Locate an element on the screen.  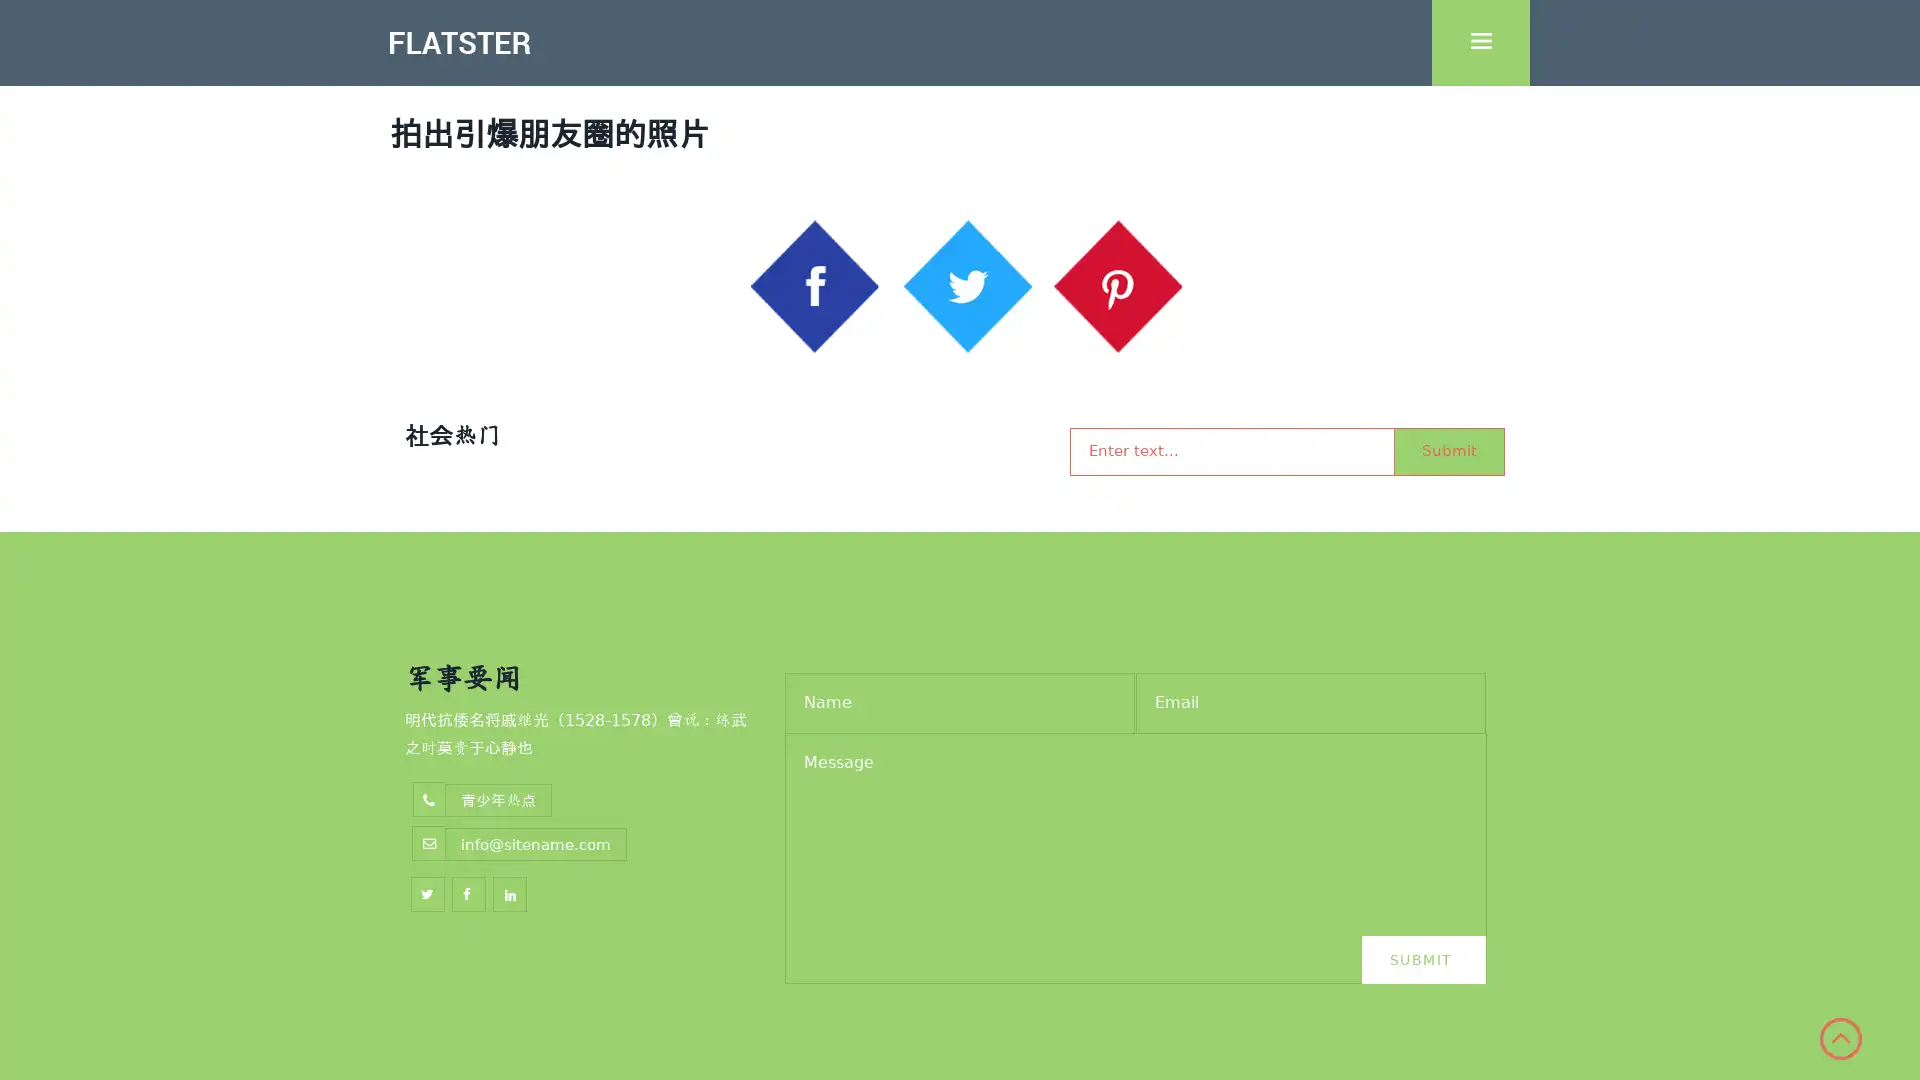
Submit is located at coordinates (1422, 958).